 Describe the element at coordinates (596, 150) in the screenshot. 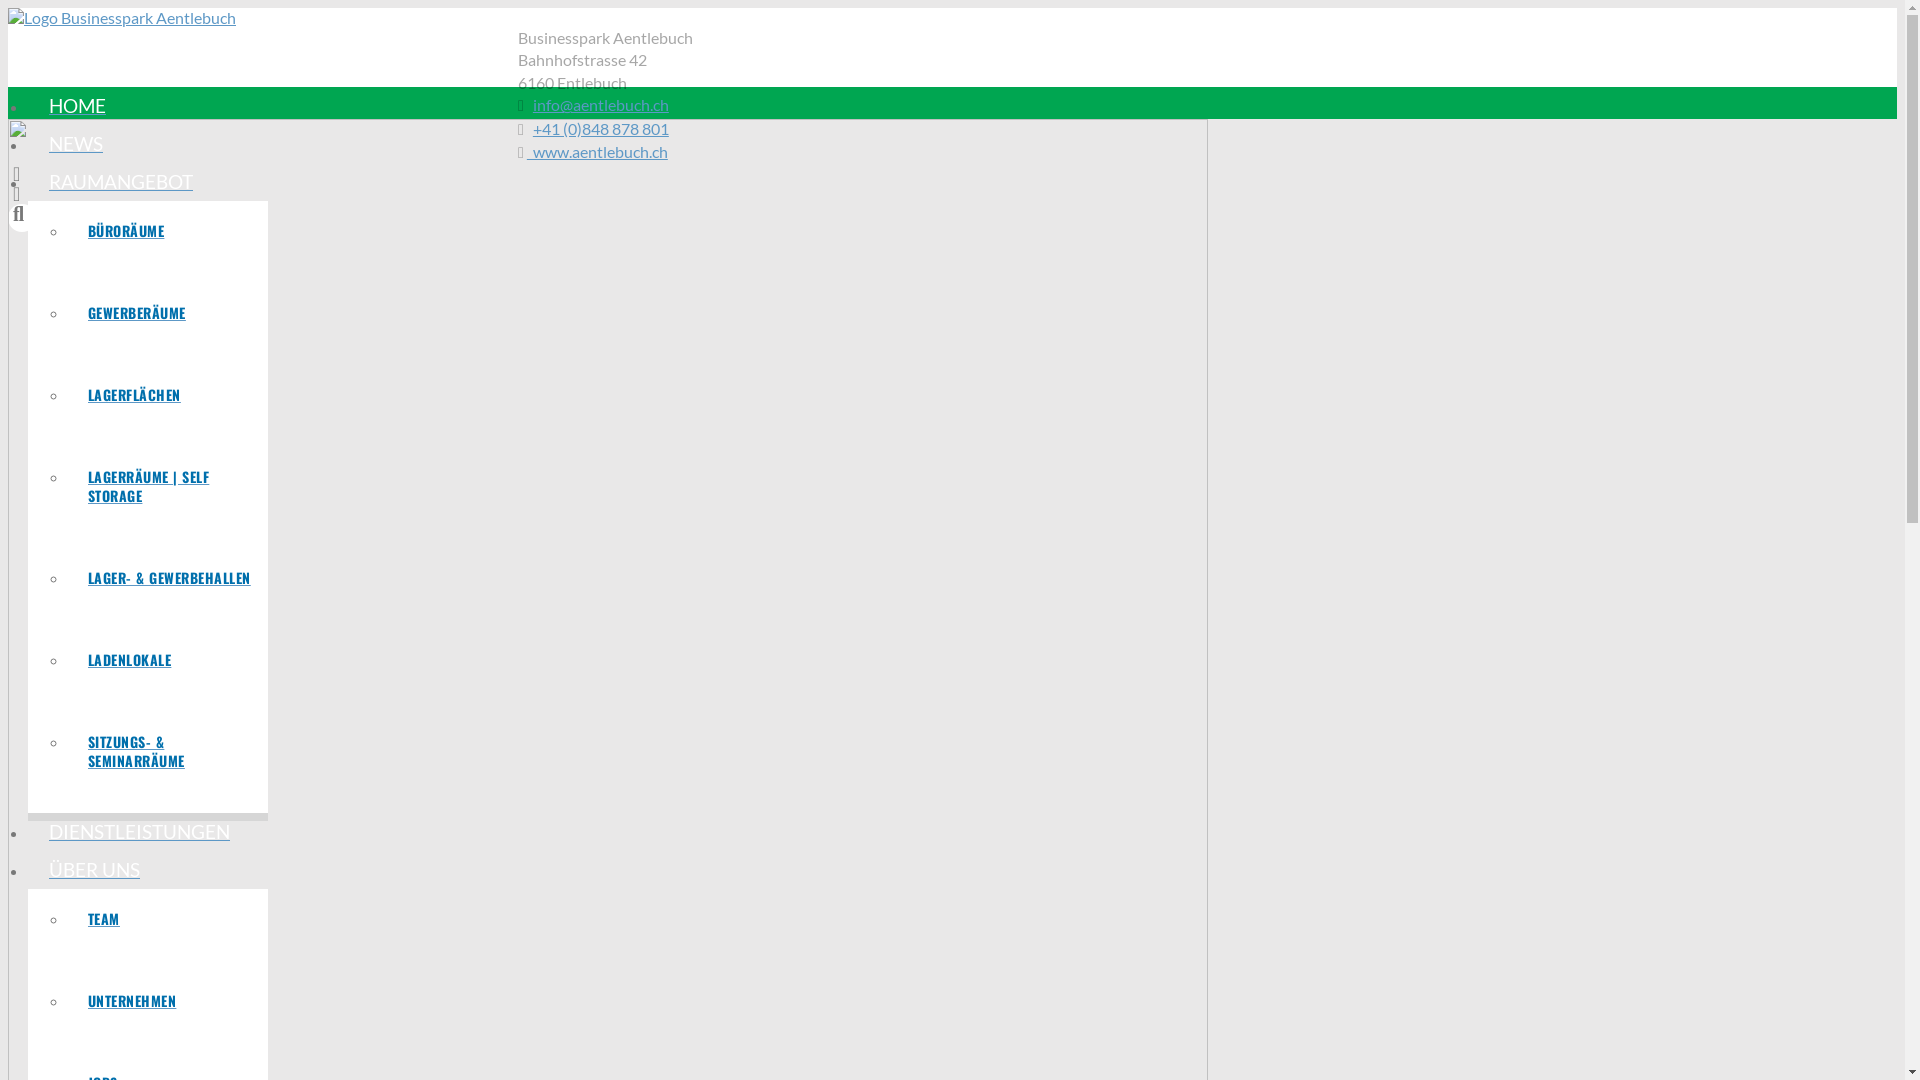

I see `'  www.aentlebuch.ch'` at that location.